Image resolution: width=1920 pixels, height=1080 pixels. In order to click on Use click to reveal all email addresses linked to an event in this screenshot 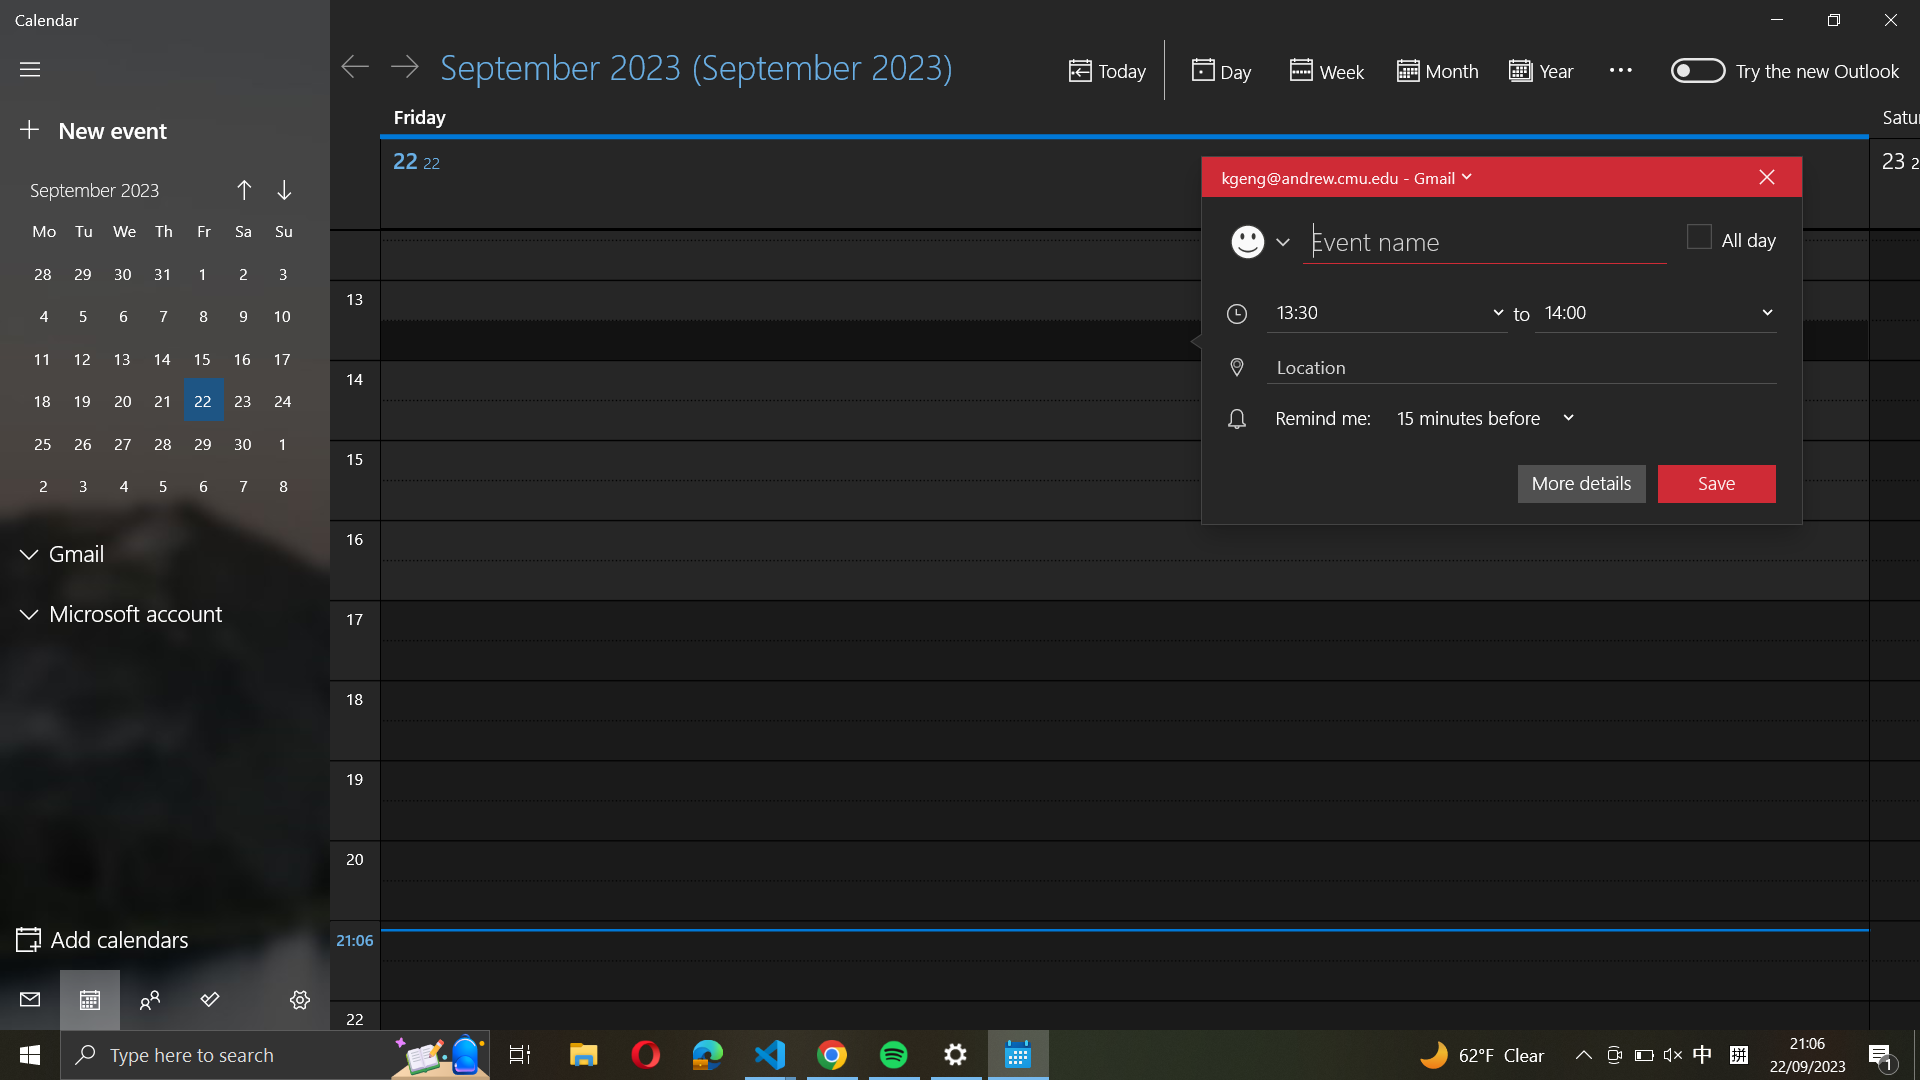, I will do `click(1344, 176)`.